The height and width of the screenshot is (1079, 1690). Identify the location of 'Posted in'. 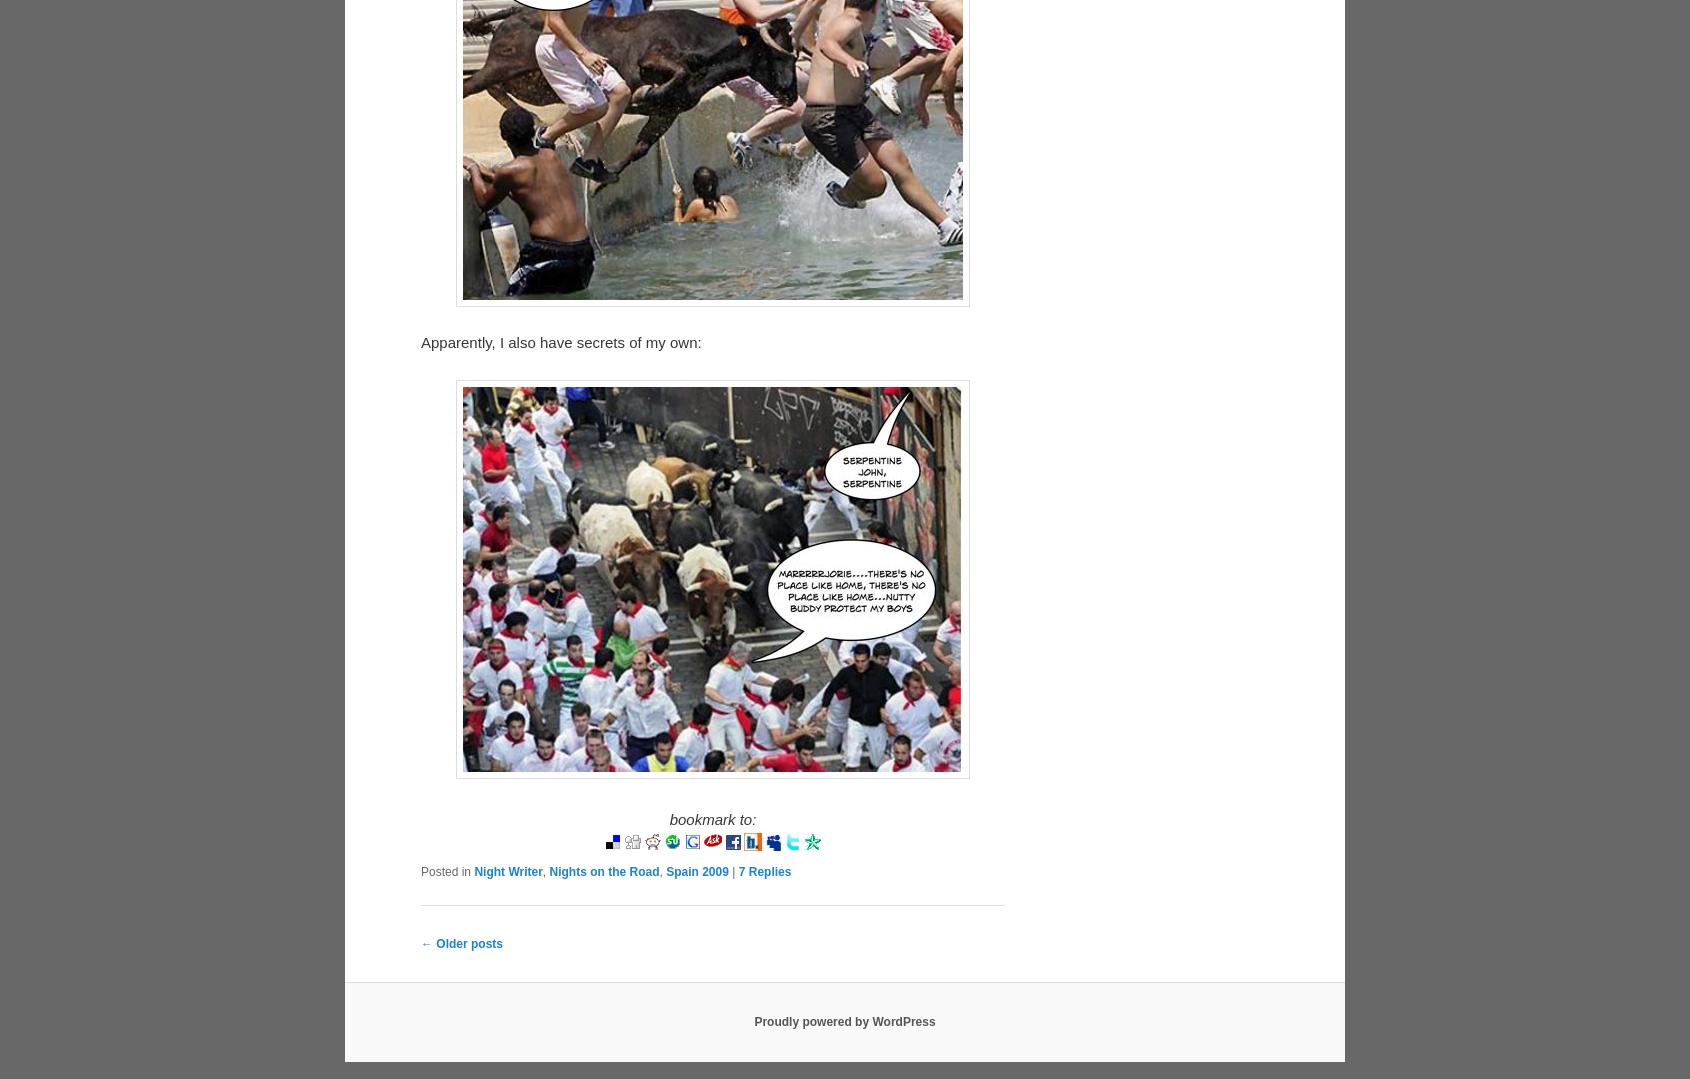
(419, 917).